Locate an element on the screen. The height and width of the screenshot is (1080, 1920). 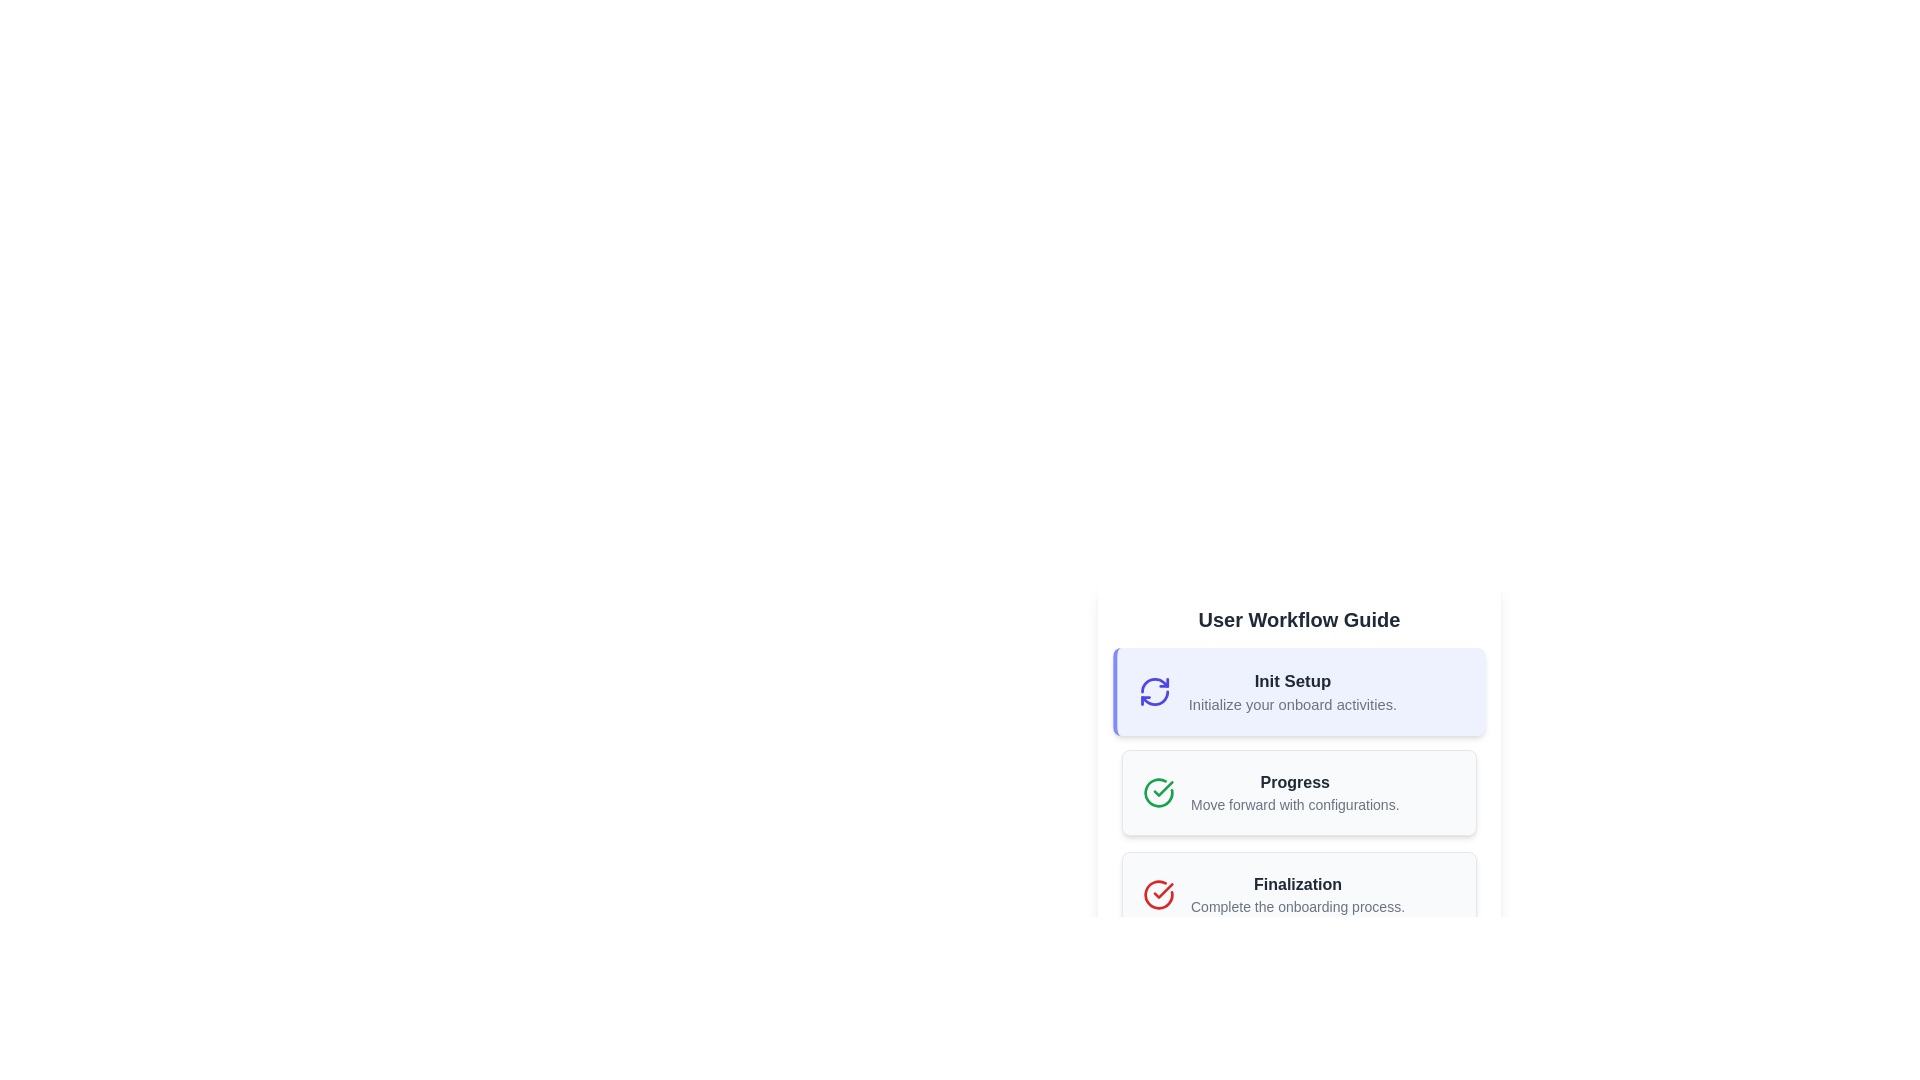
the 'Init Setup' icon, which is the first visual content in the 'User Workflow Guide' section, indicating initialization activities is located at coordinates (1155, 690).